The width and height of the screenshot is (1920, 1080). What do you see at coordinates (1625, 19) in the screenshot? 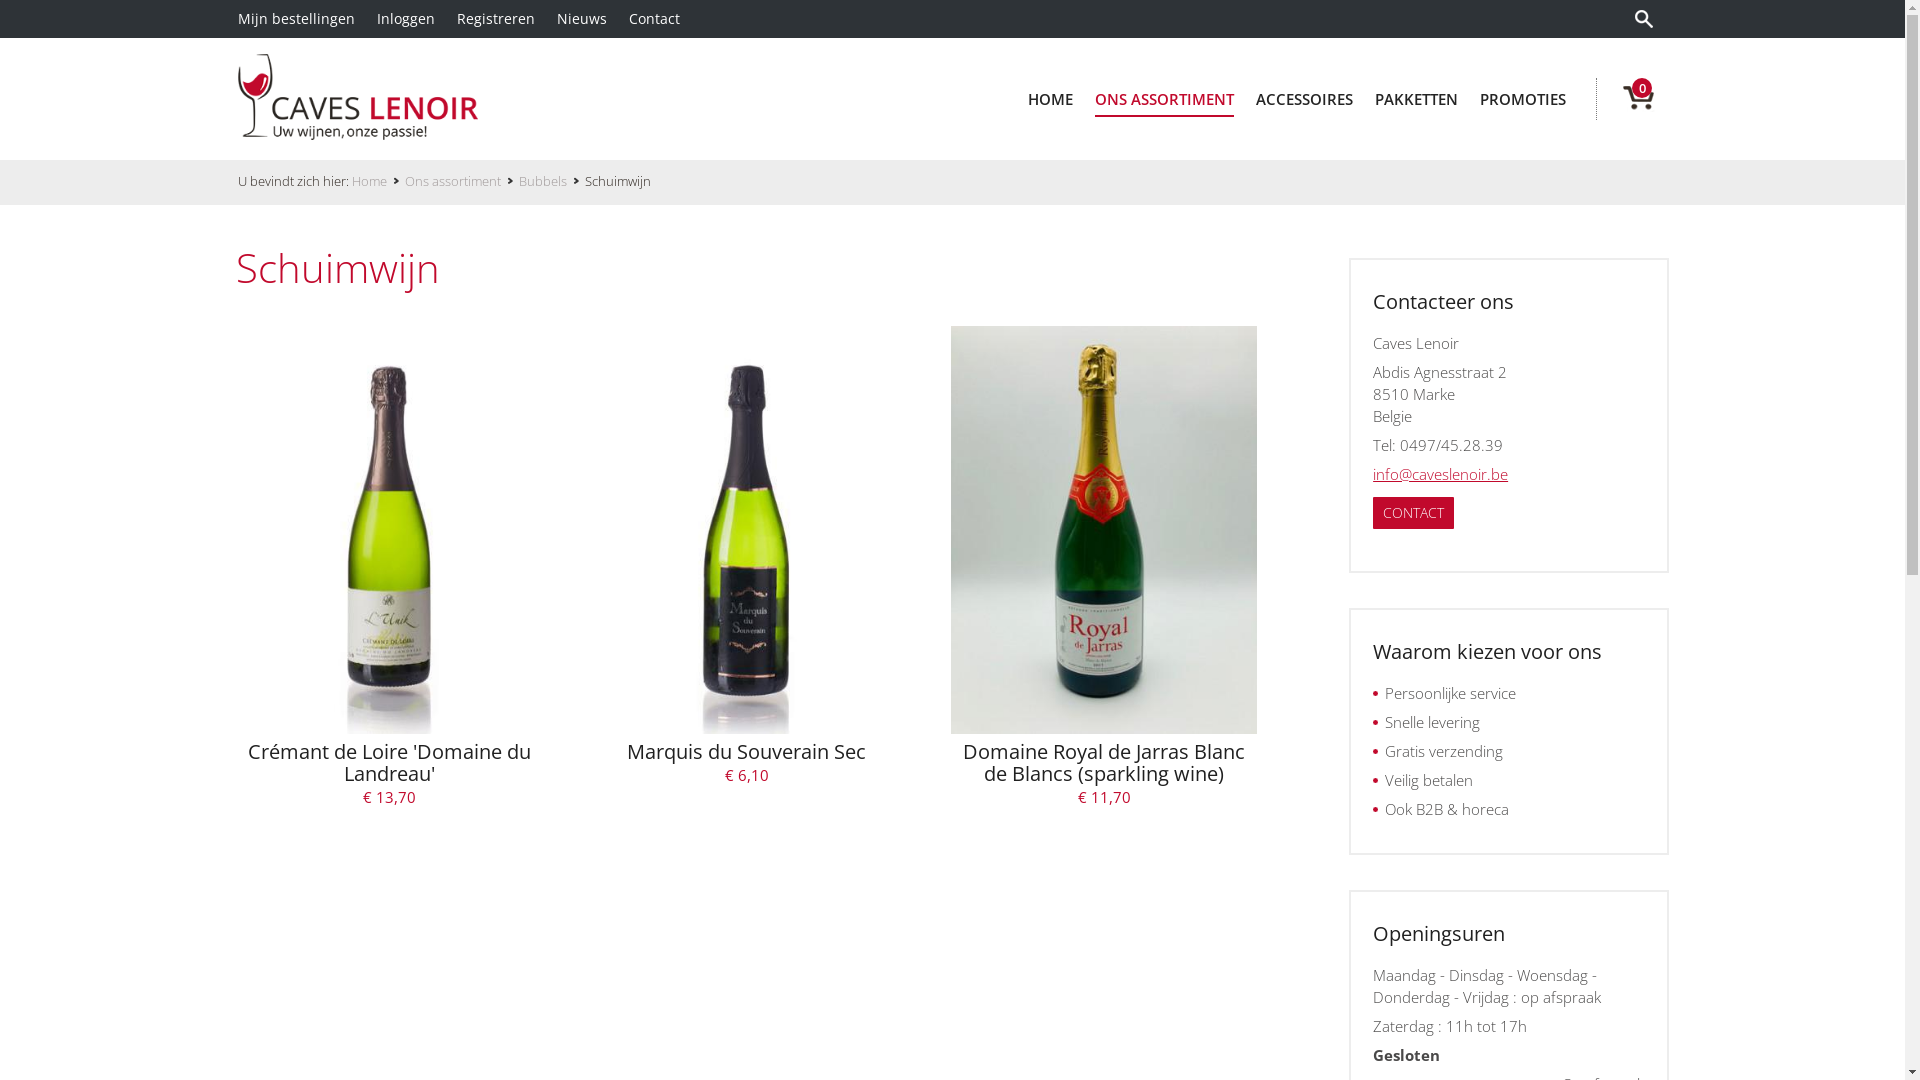
I see `'Zoeken'` at bounding box center [1625, 19].